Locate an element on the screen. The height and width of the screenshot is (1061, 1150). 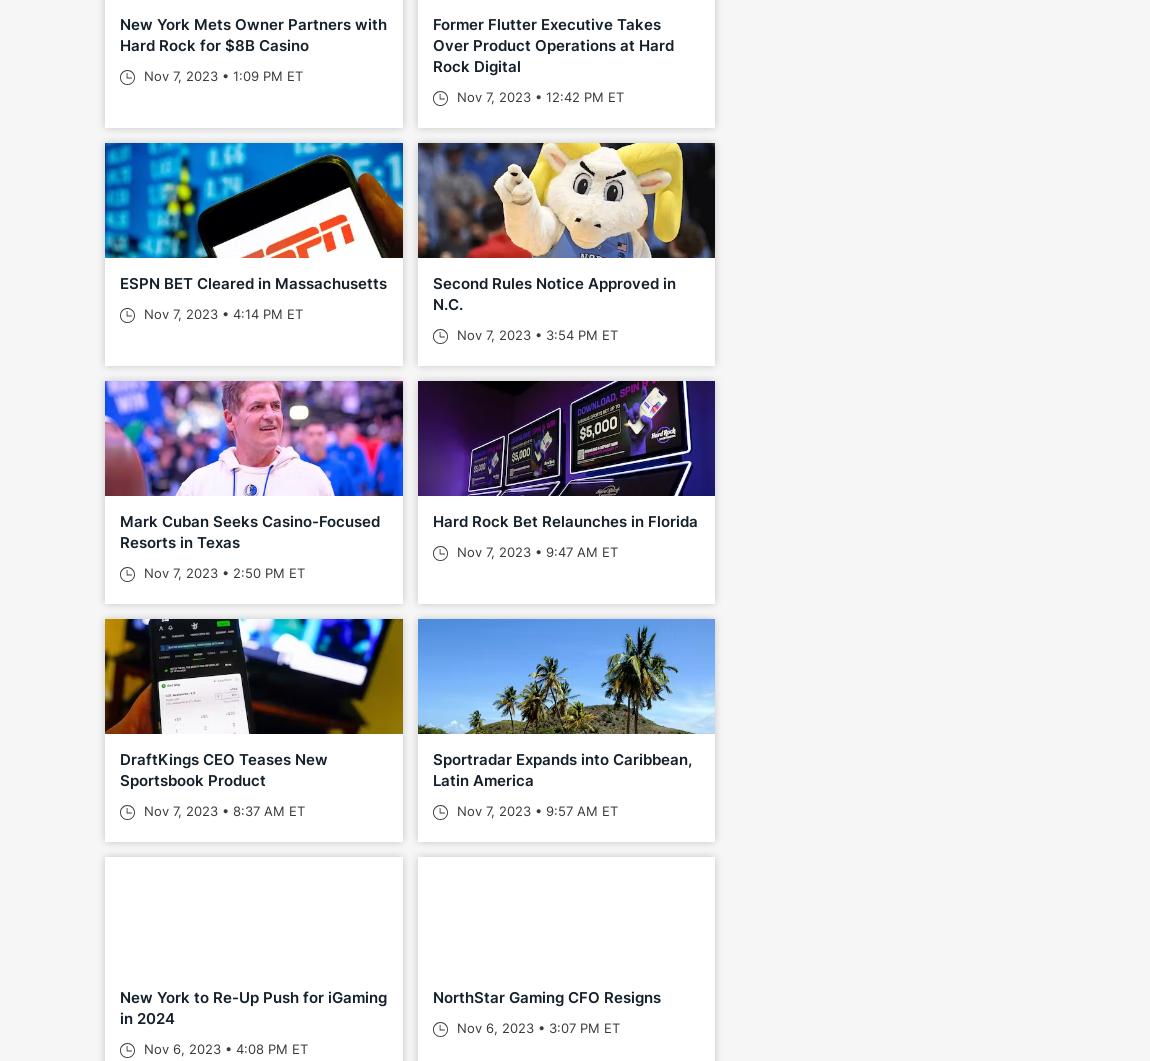
'Nov 7, 2023 • 9:57 AM ET' is located at coordinates (534, 811).